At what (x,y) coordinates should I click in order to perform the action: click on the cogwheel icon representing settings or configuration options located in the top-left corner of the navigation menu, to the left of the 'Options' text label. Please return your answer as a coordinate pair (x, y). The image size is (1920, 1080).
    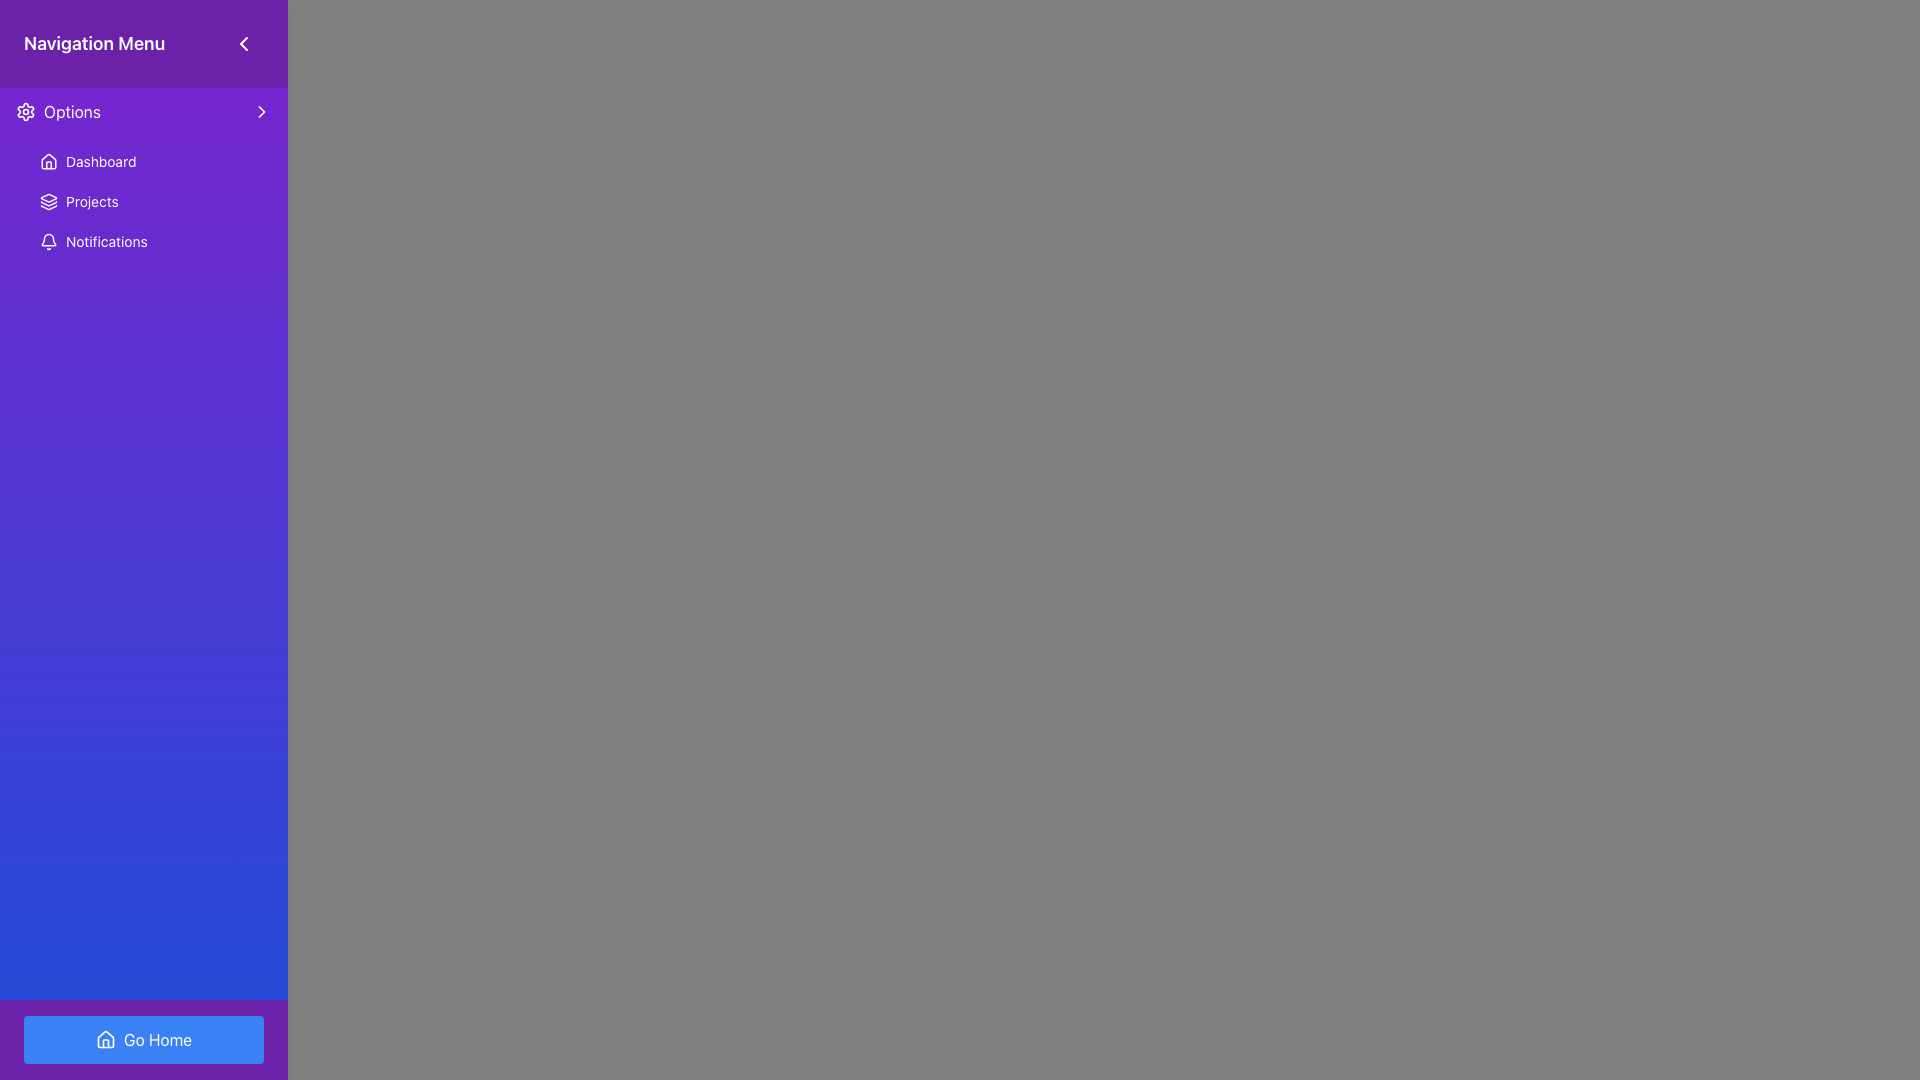
    Looking at the image, I should click on (25, 111).